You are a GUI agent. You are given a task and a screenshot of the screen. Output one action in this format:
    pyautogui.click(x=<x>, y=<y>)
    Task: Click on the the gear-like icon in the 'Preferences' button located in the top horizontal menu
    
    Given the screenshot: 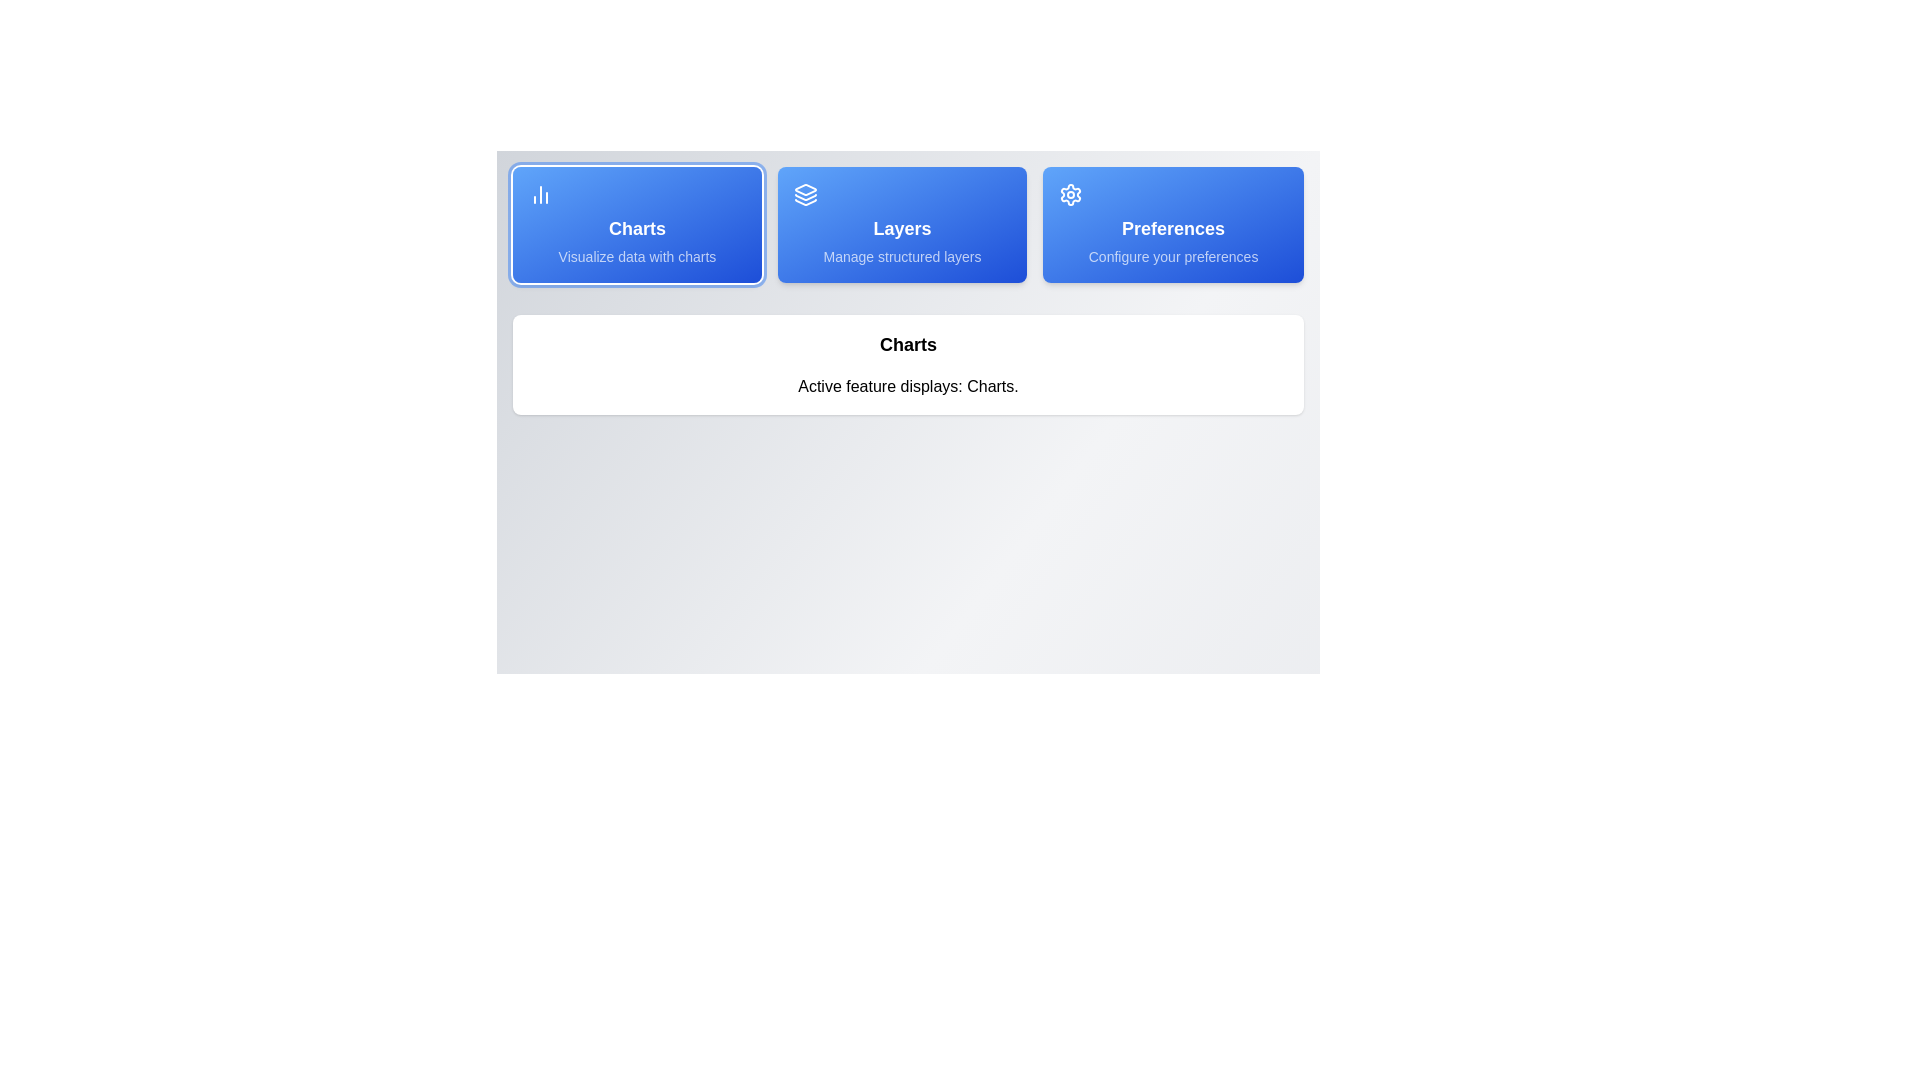 What is the action you would take?
    pyautogui.click(x=1070, y=195)
    